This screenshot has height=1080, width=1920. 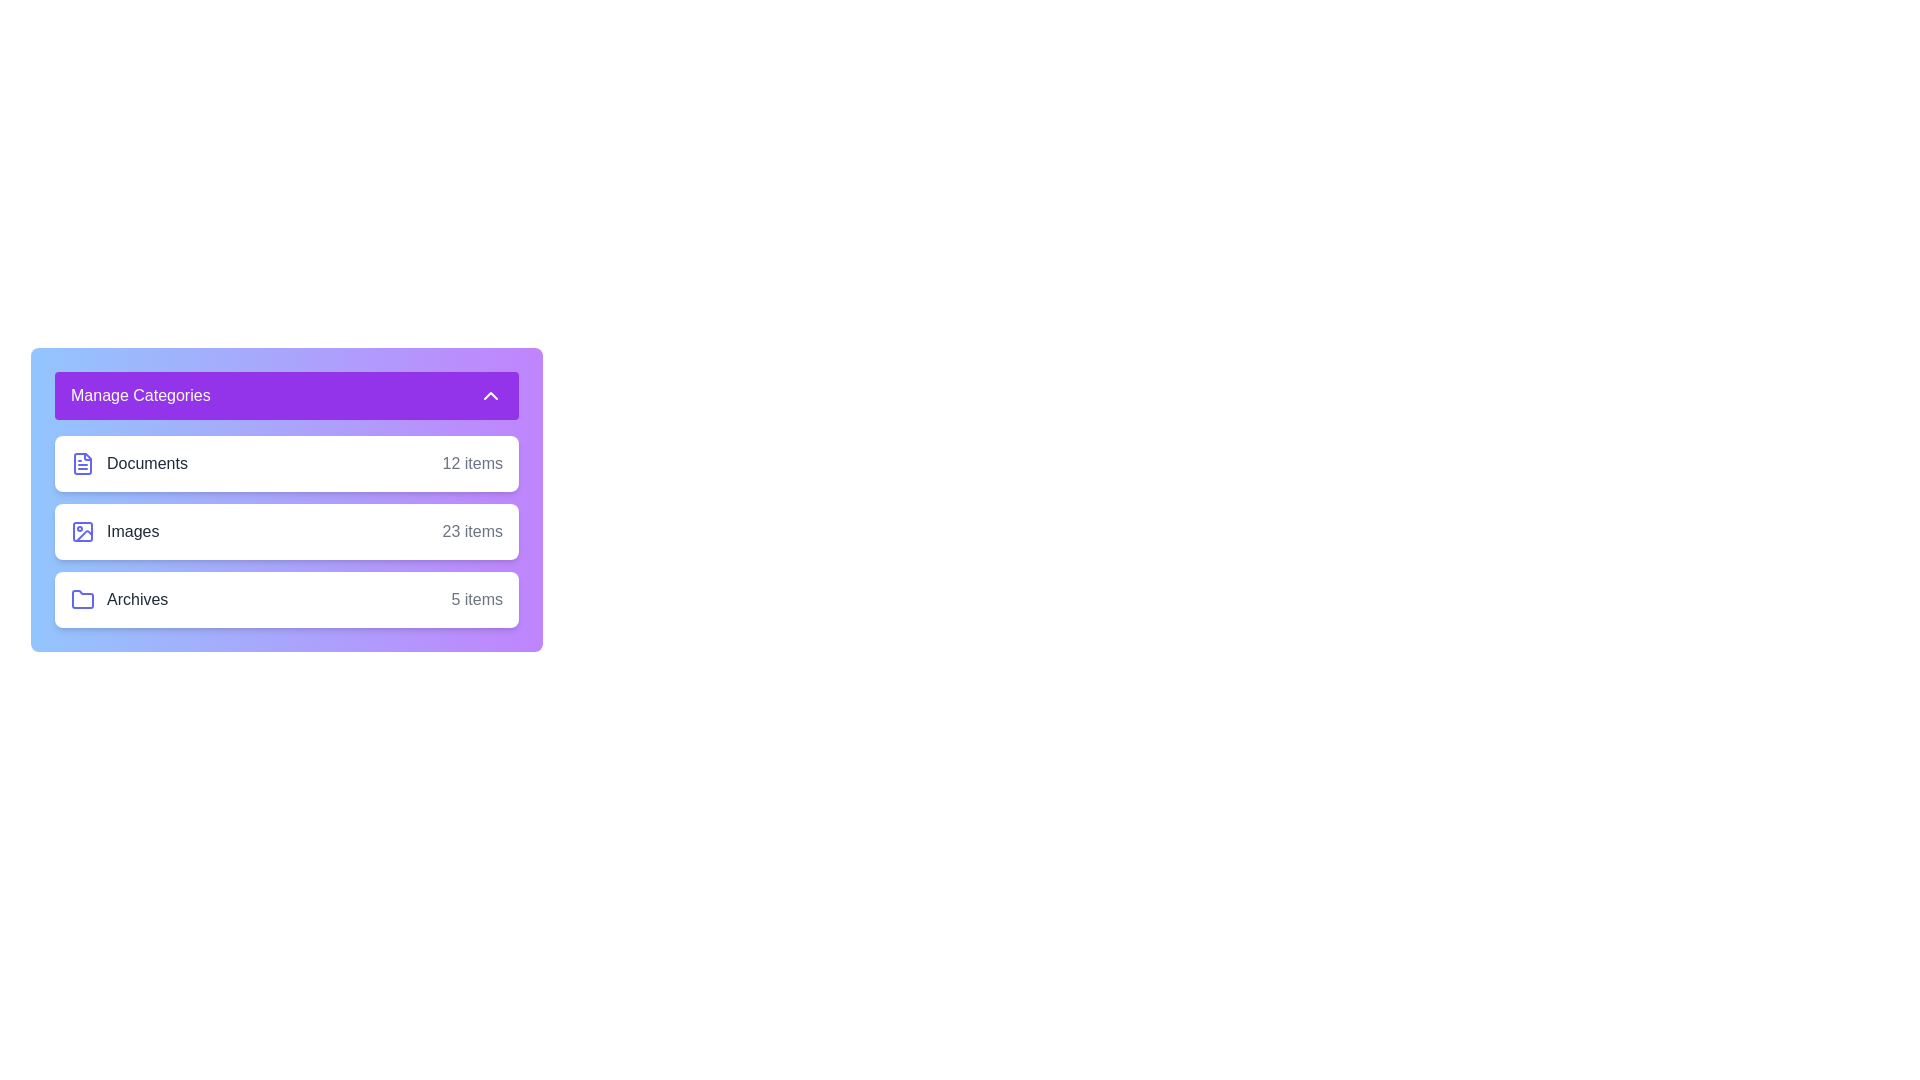 I want to click on the 'Manage Categories' button, so click(x=286, y=396).